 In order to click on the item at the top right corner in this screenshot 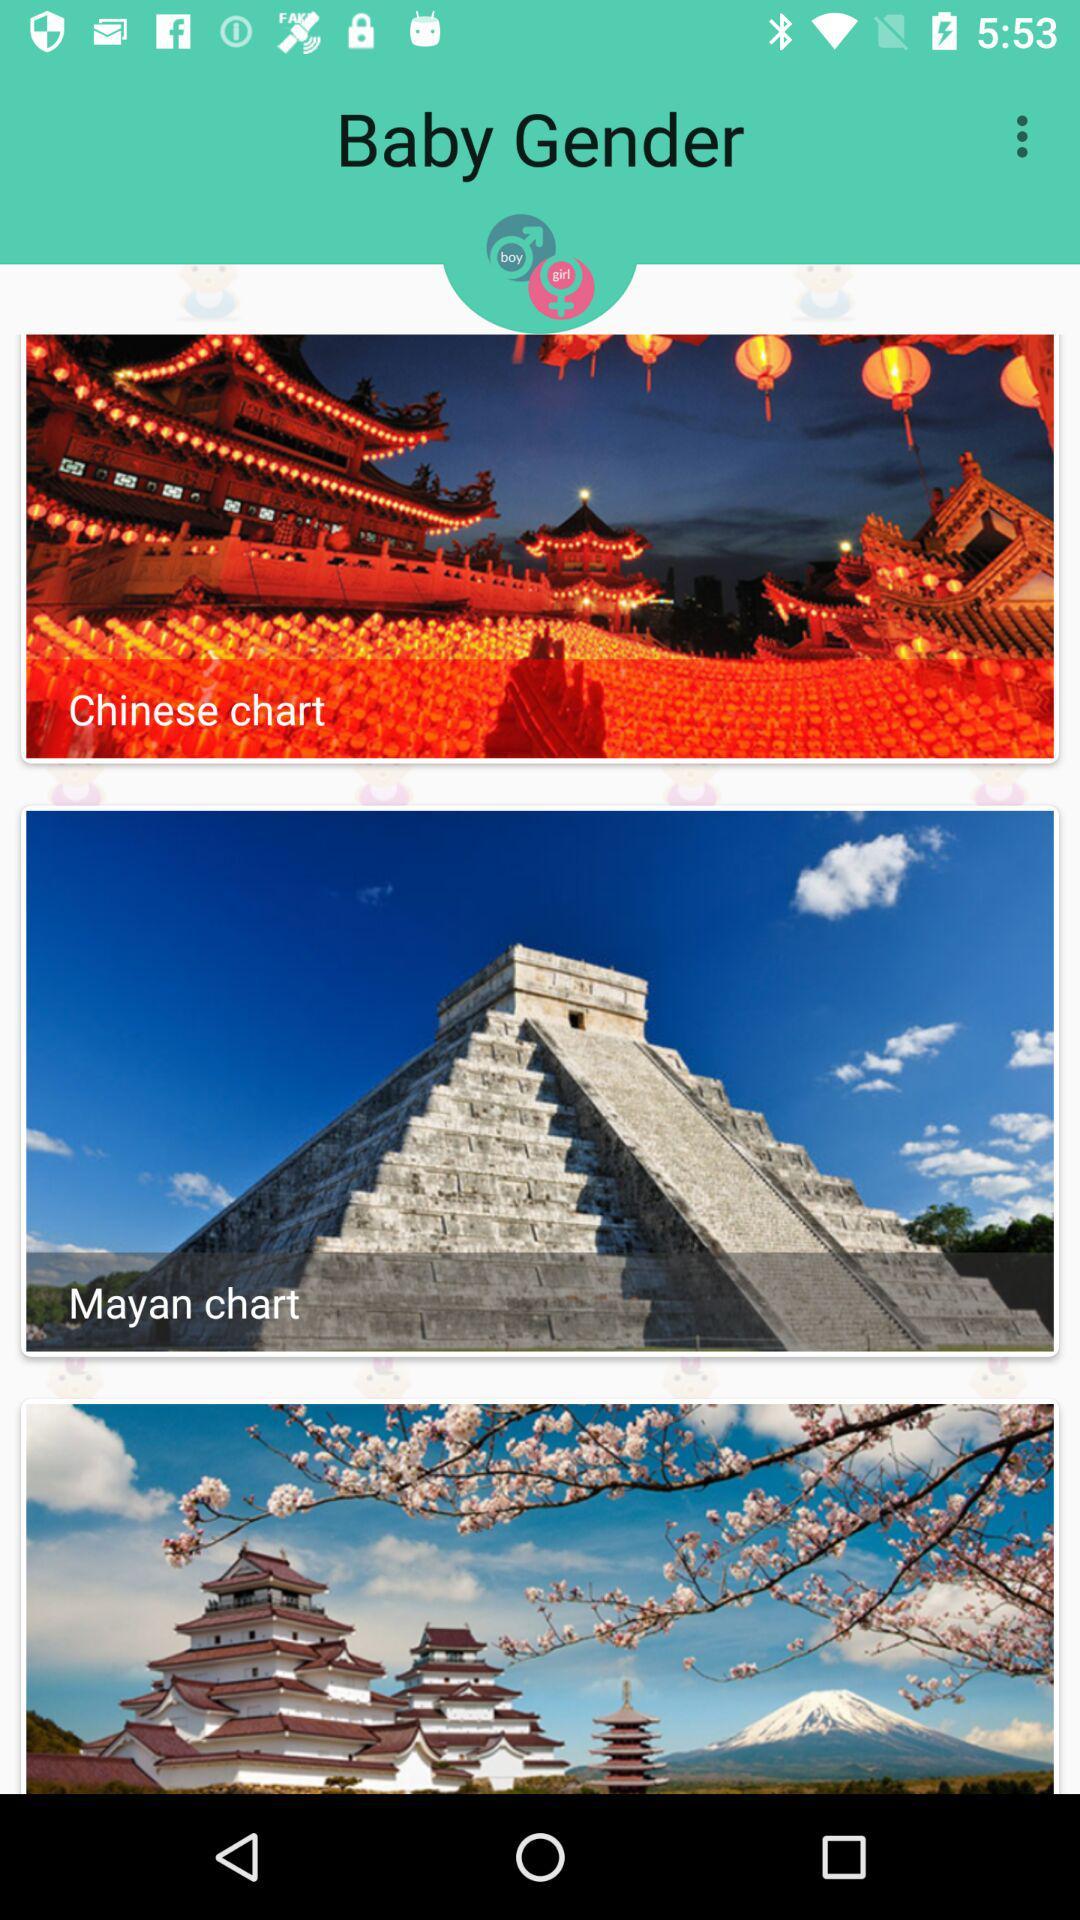, I will do `click(1027, 135)`.